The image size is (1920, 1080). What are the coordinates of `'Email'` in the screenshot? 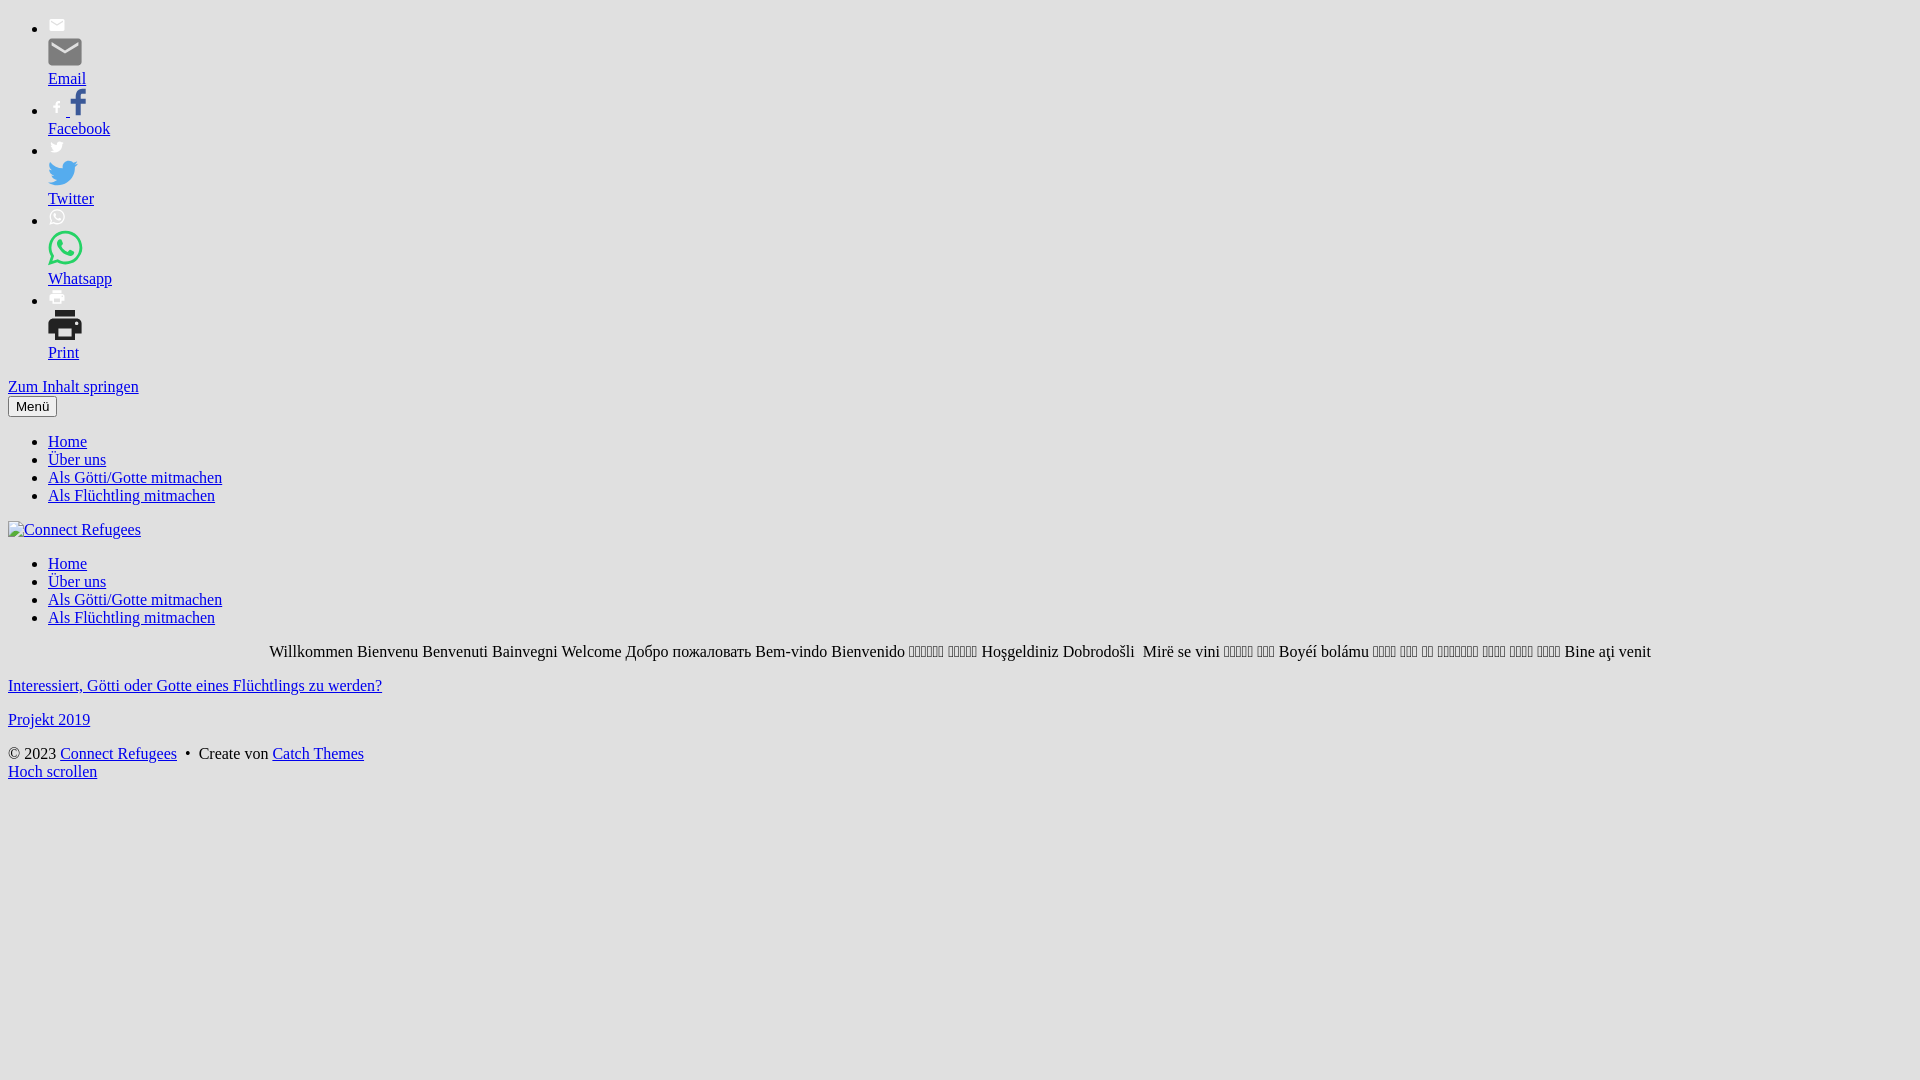 It's located at (72, 53).